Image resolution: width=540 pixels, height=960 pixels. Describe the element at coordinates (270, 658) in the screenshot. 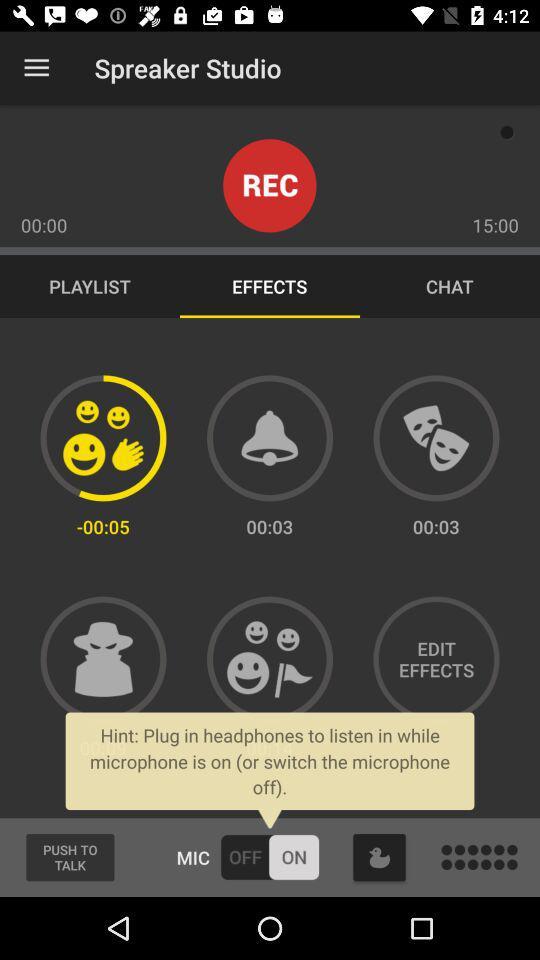

I see `share audio` at that location.